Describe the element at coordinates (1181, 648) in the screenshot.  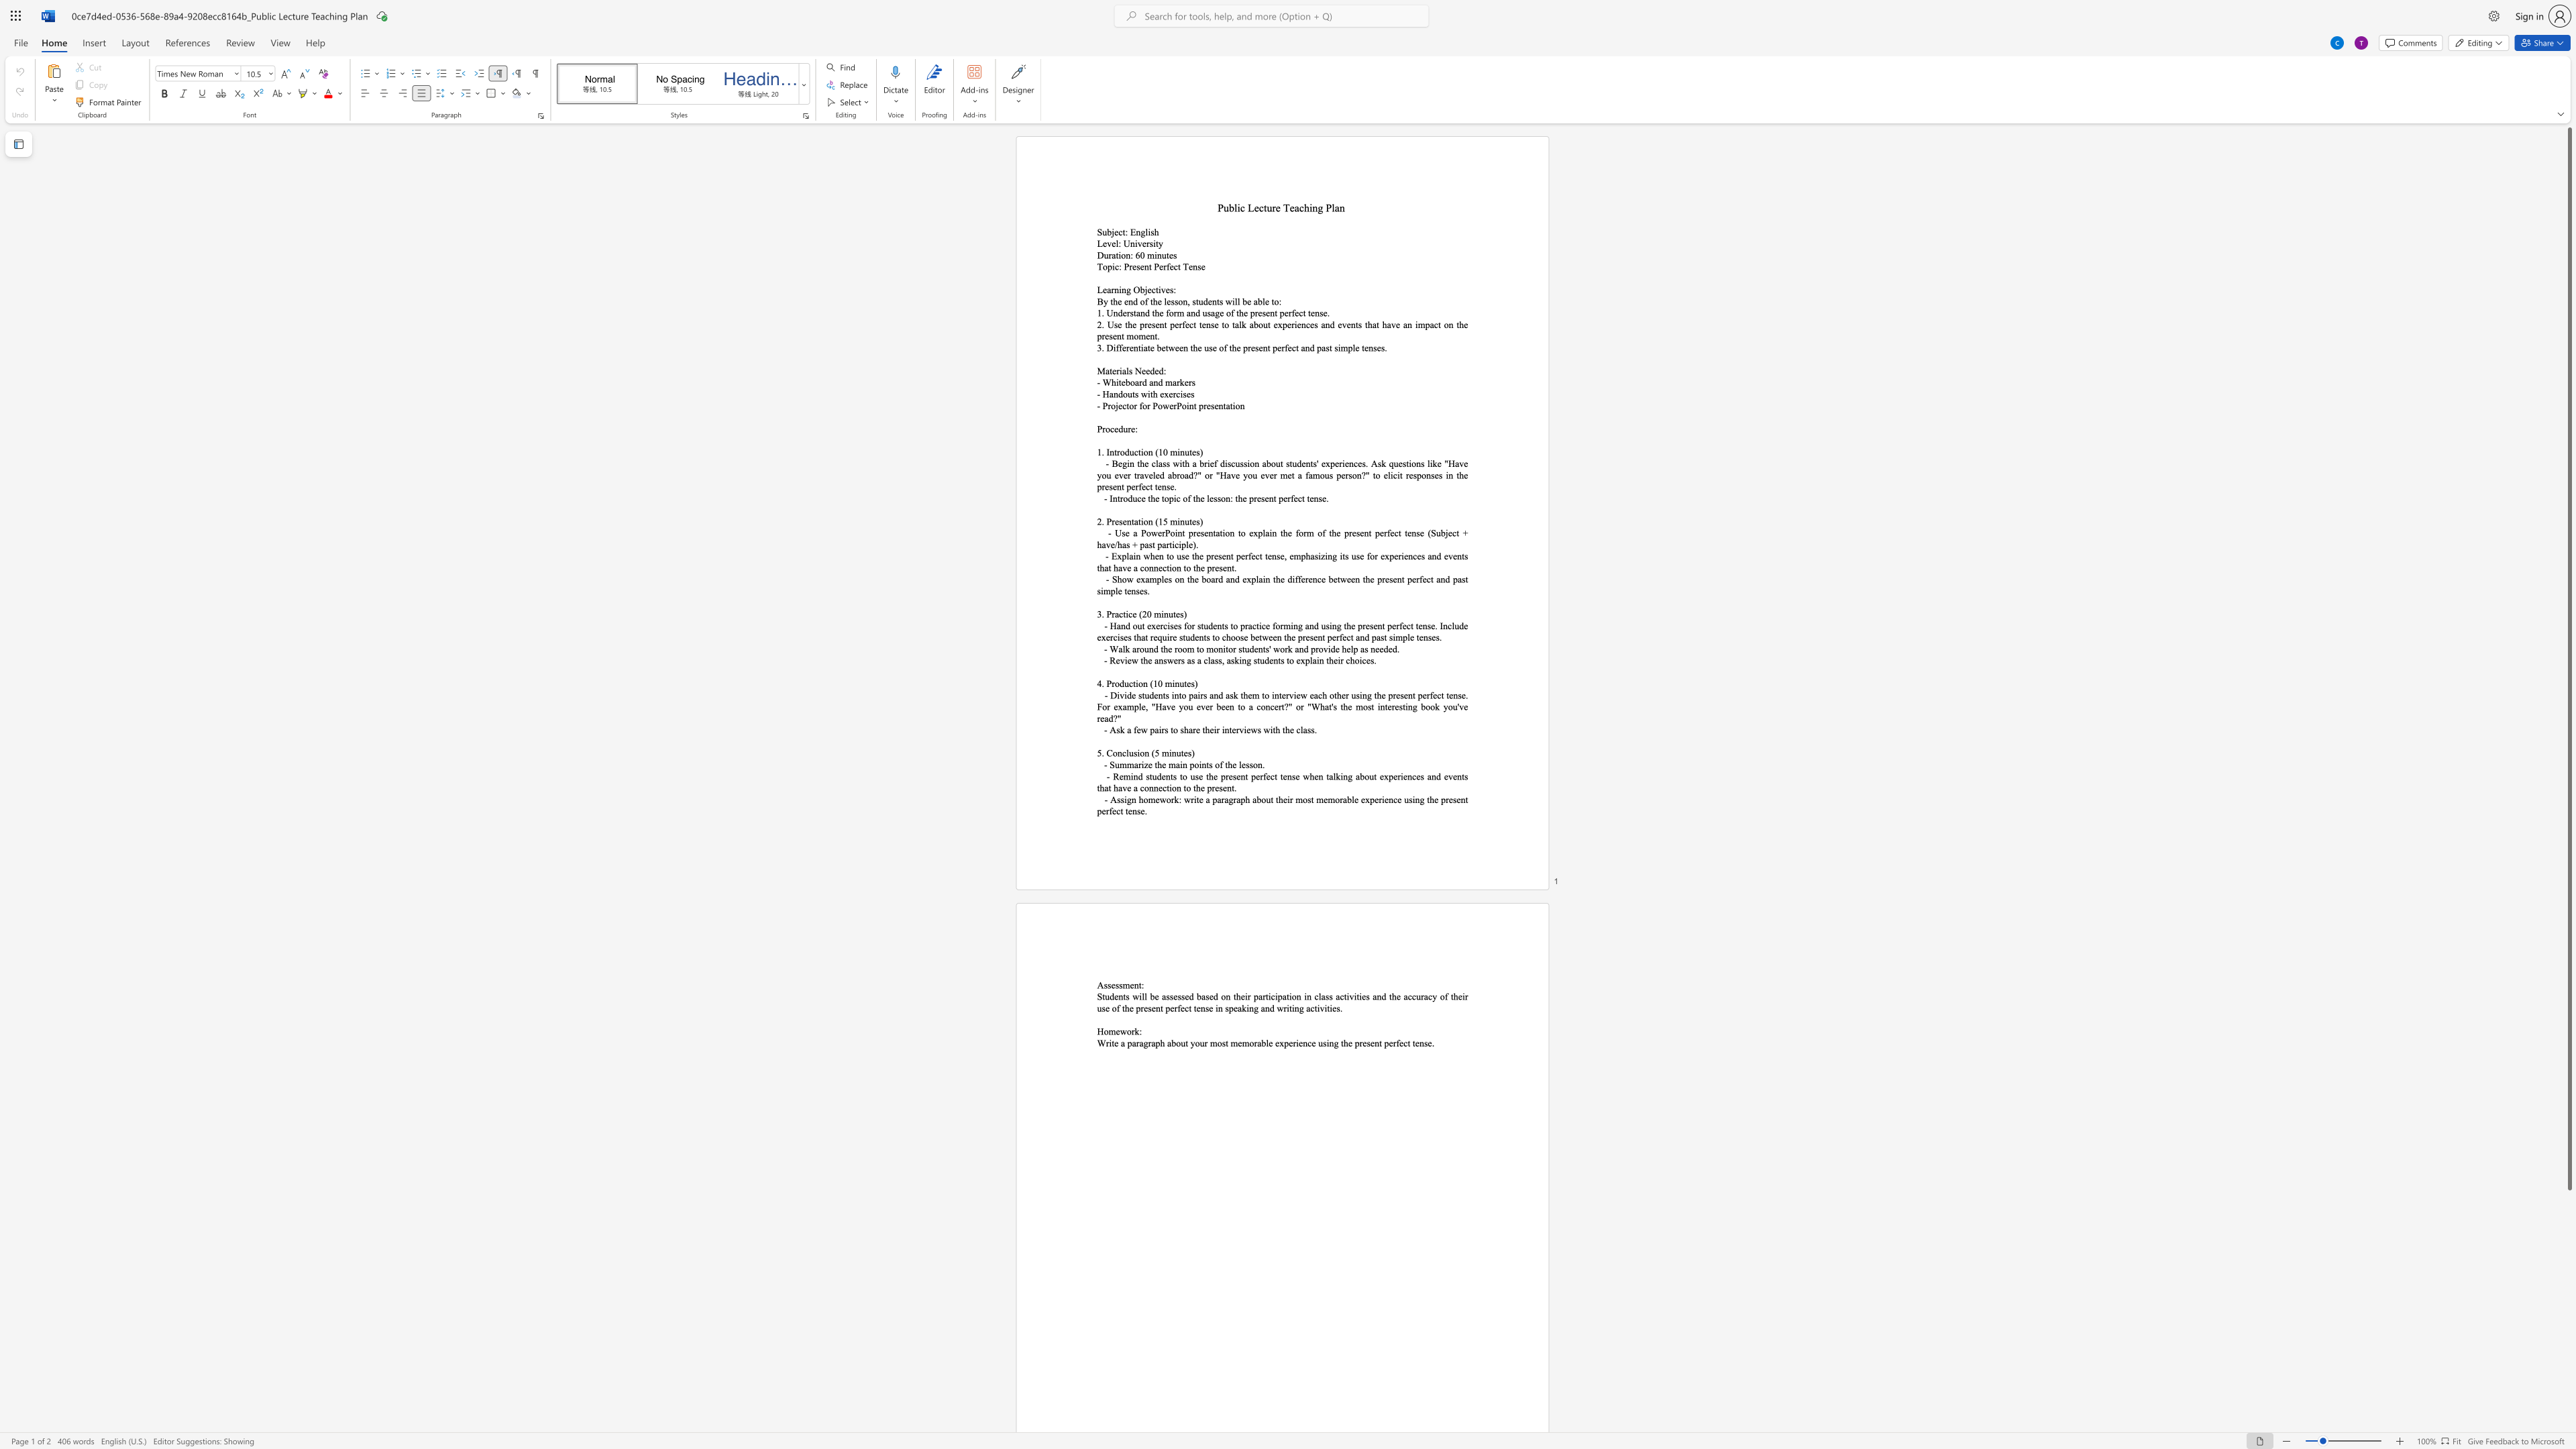
I see `the space between the continuous character "o" and "o" in the text` at that location.